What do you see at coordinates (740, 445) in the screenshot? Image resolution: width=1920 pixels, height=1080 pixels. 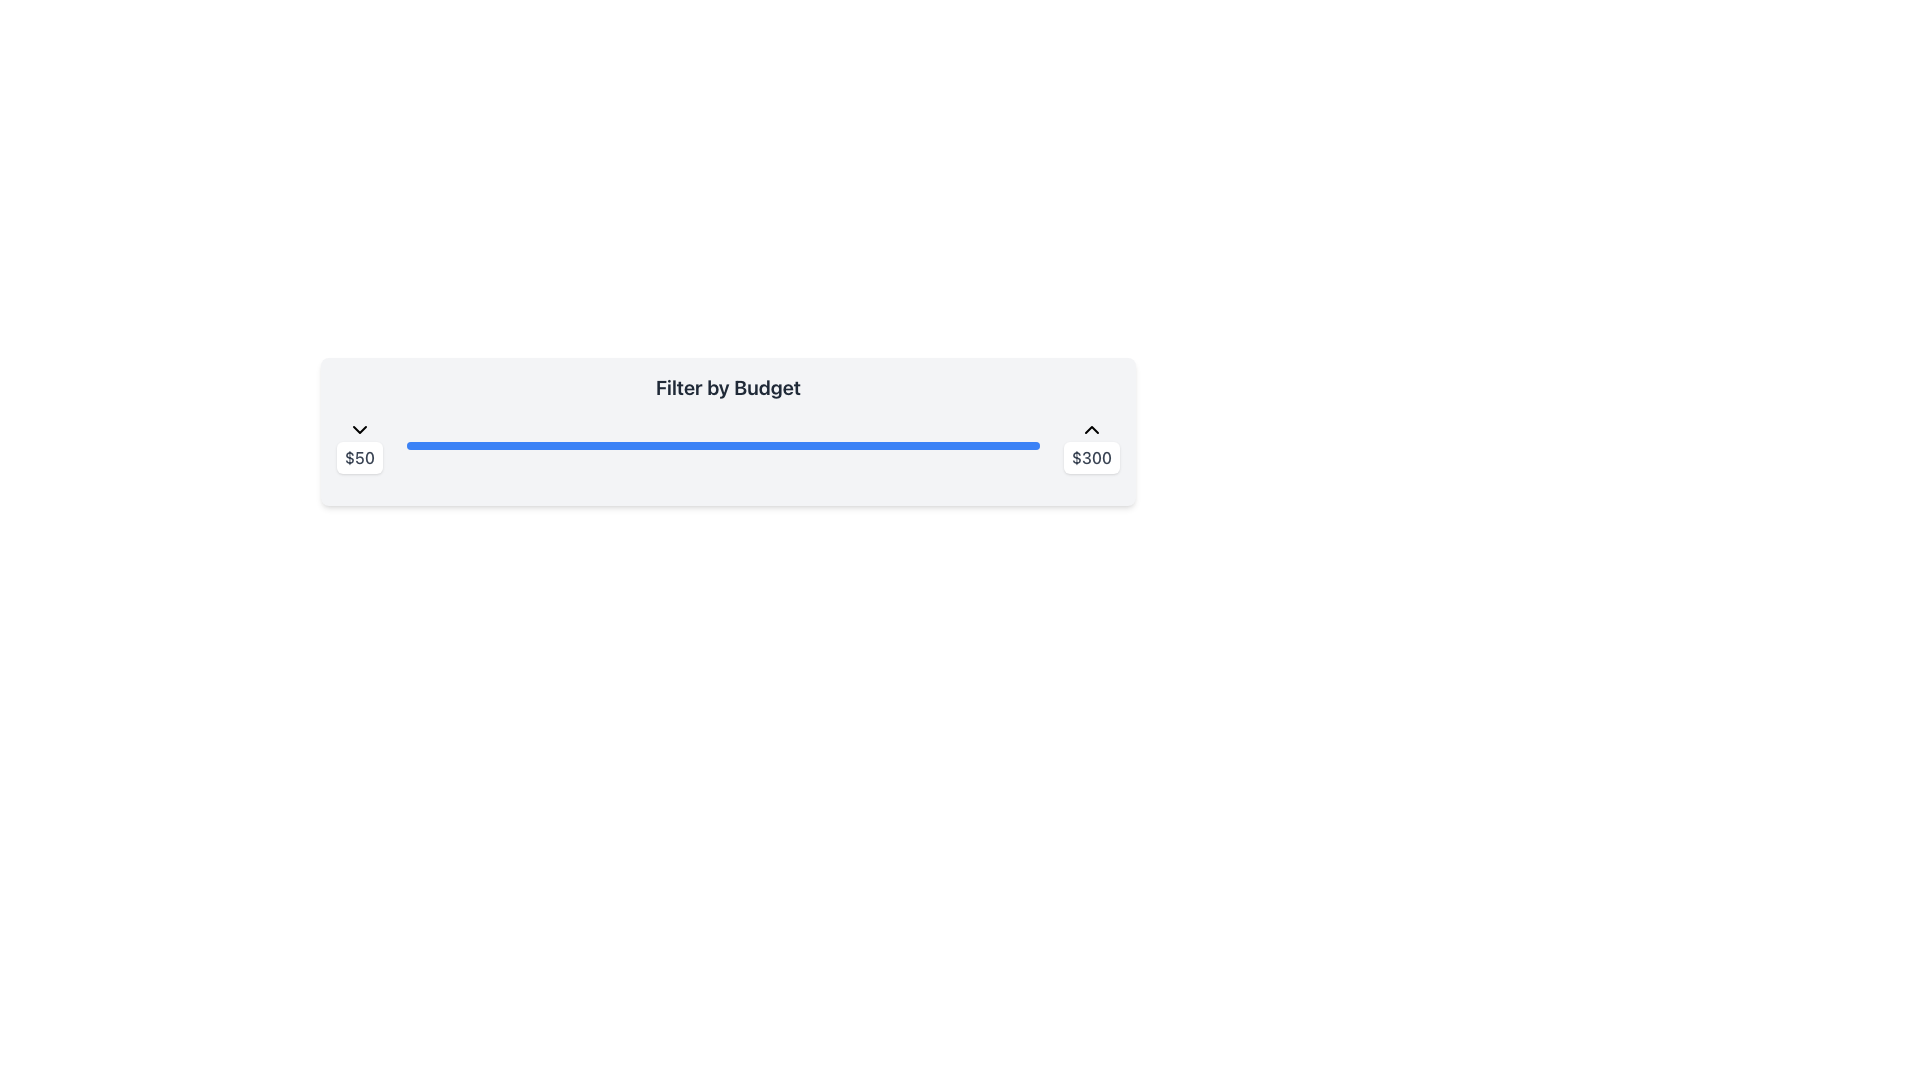 I see `the slider value` at bounding box center [740, 445].